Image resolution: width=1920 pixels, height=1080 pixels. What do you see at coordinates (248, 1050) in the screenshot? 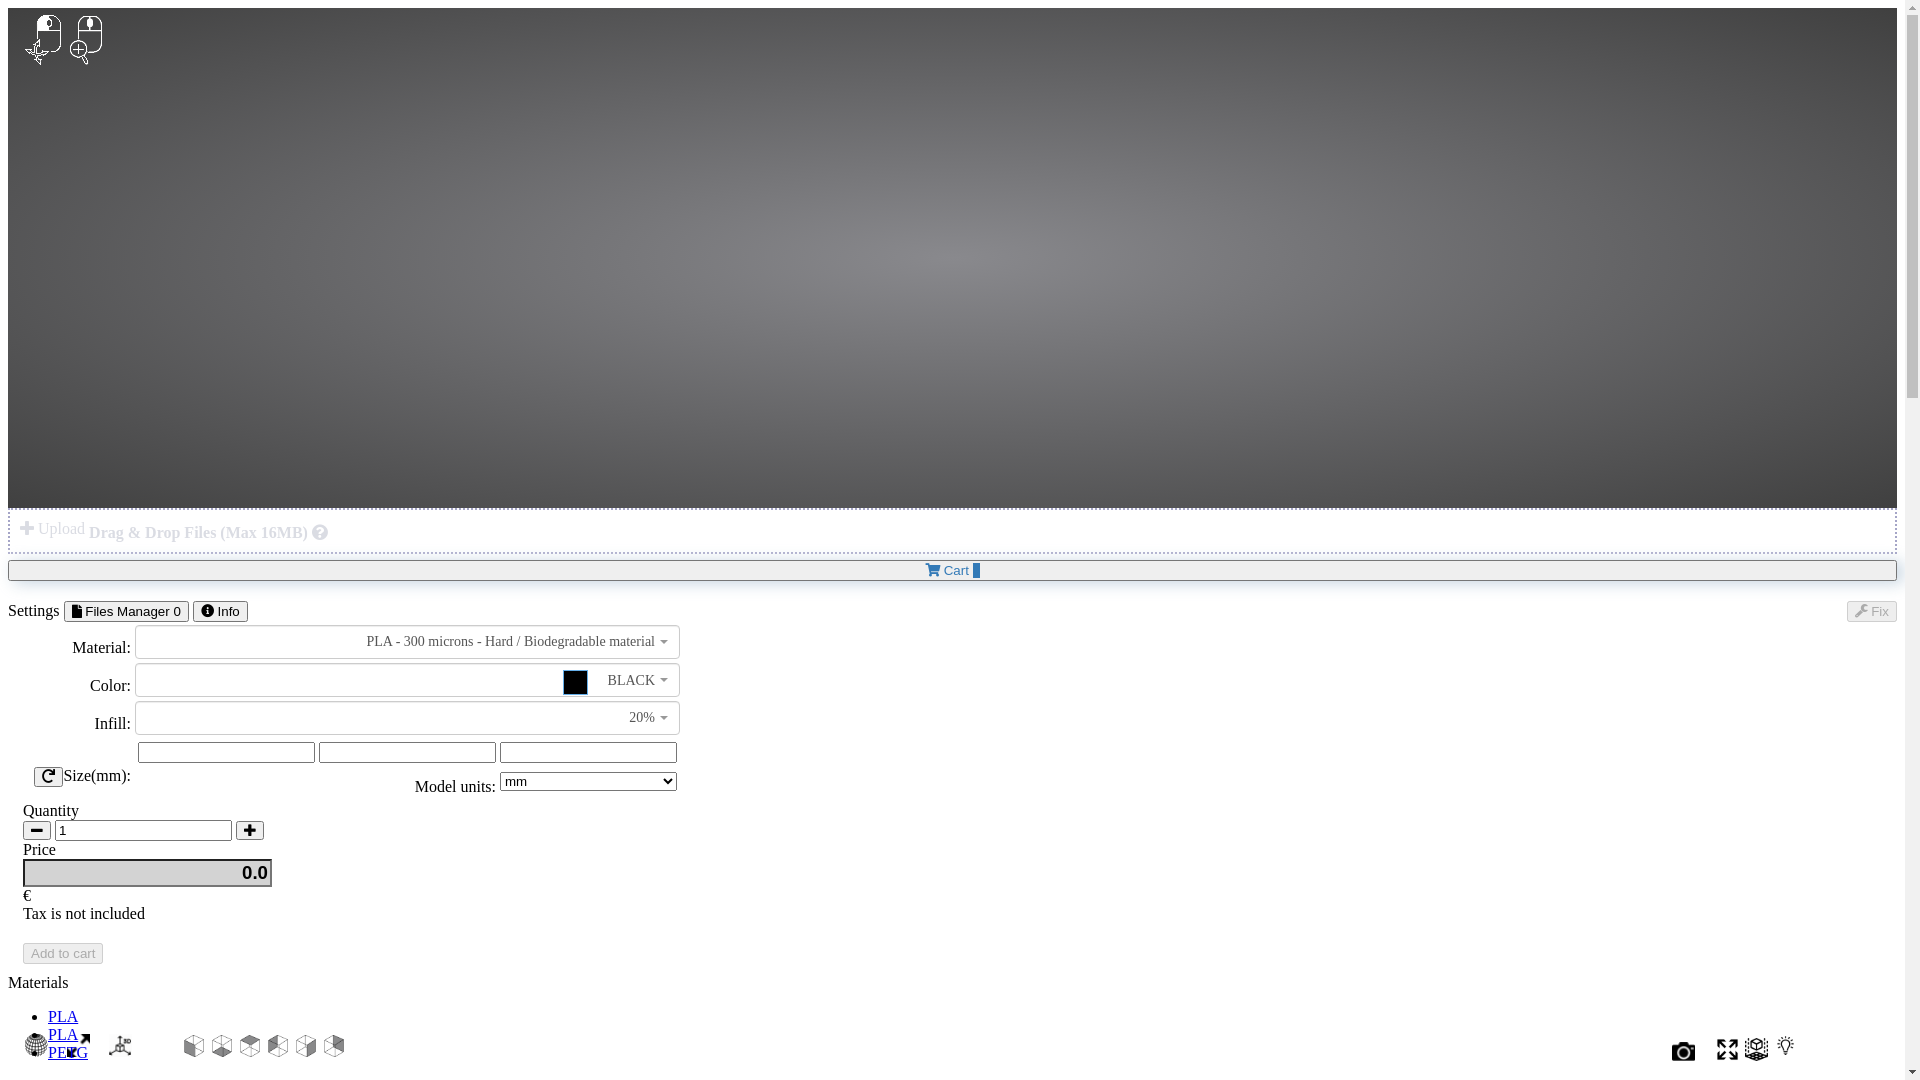
I see `'Top View'` at bounding box center [248, 1050].